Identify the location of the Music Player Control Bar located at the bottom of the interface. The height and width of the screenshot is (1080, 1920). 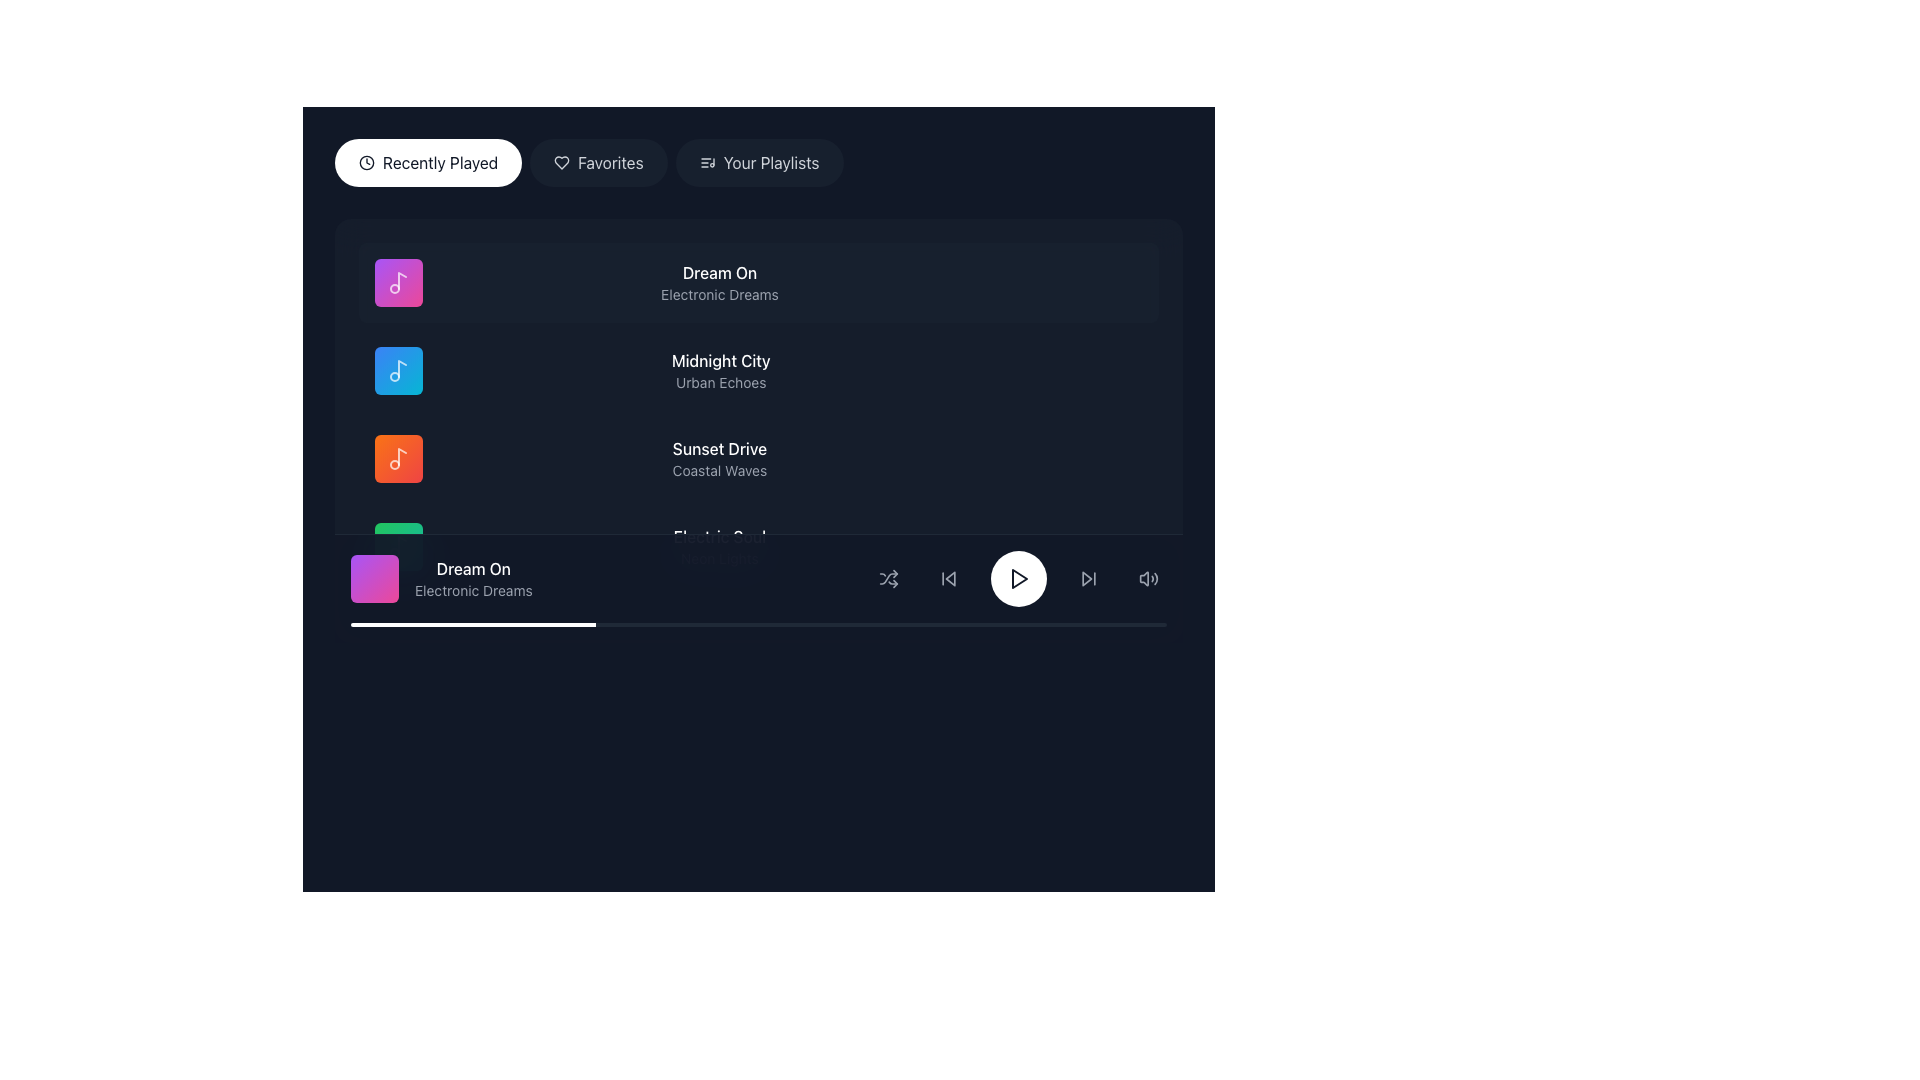
(757, 586).